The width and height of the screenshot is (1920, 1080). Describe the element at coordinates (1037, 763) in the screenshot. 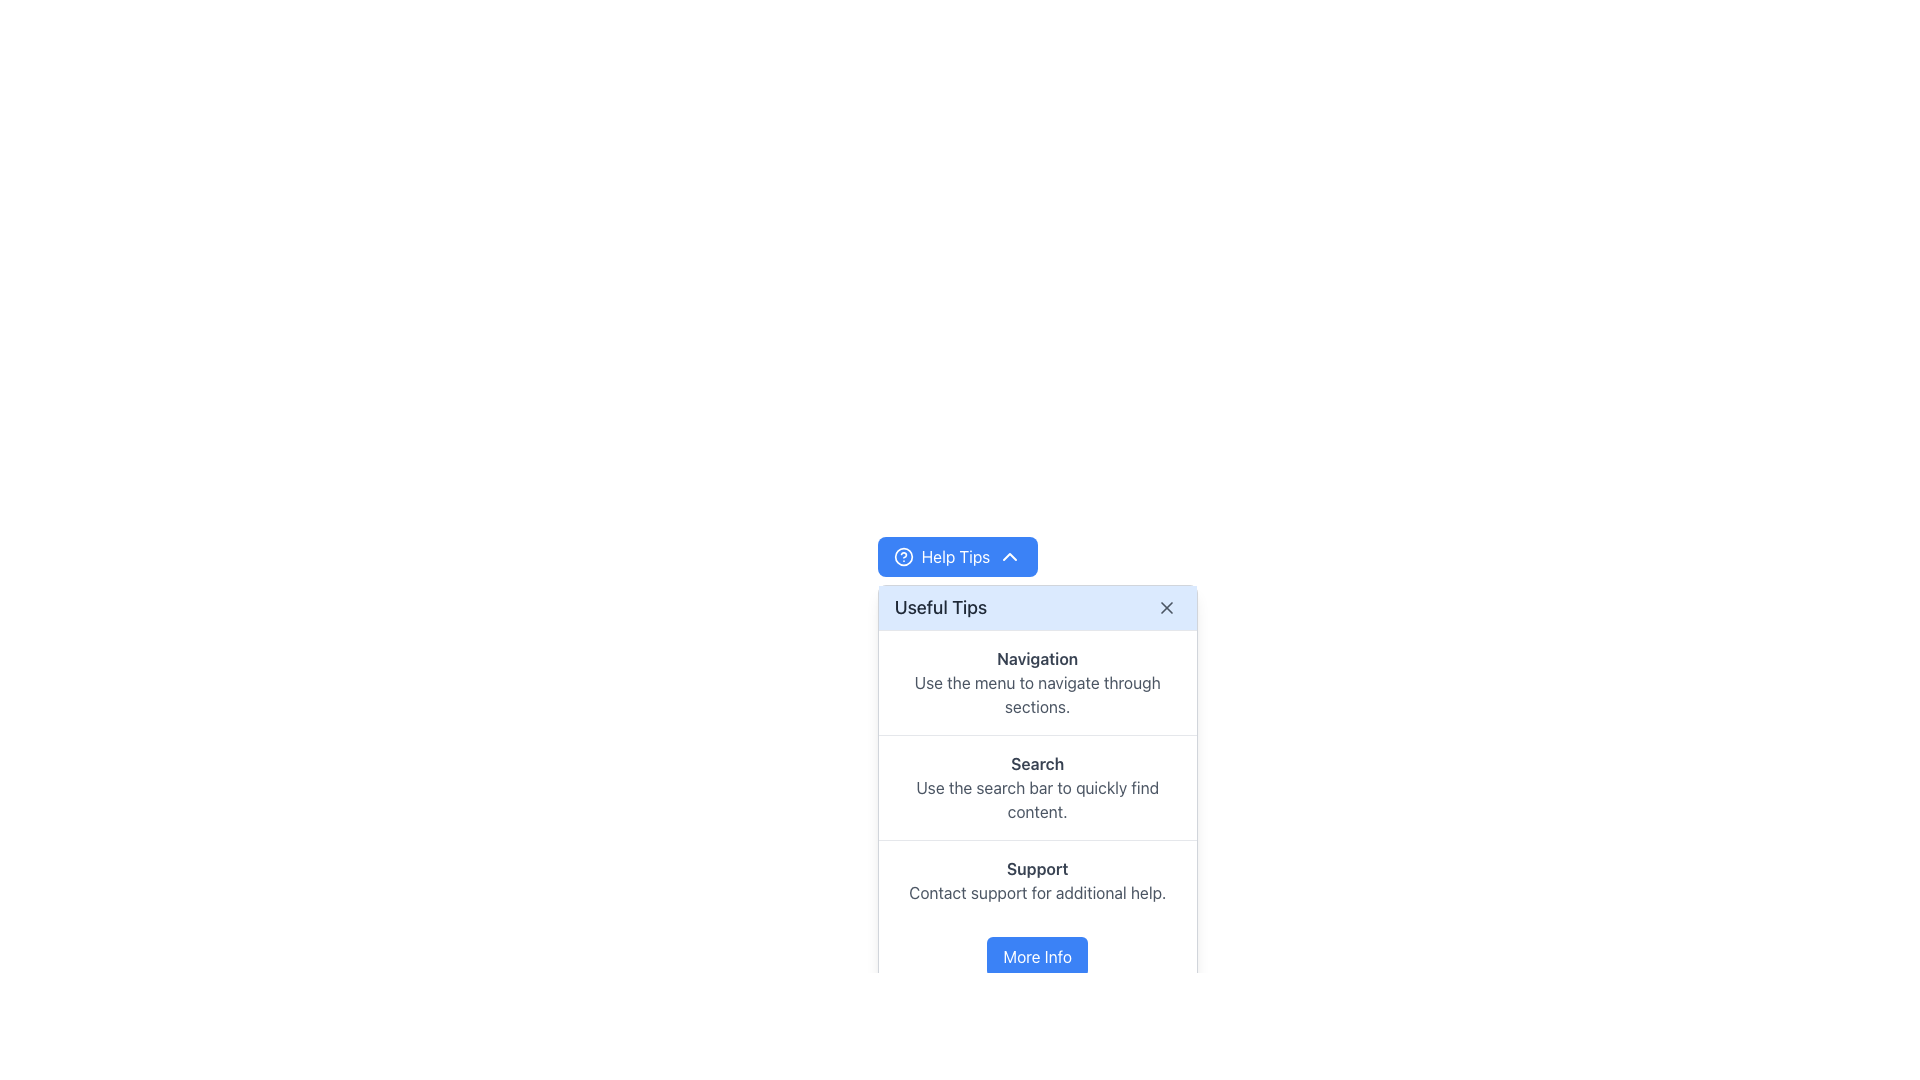

I see `the bold text label displaying 'Search' with a darker gray font, positioned above the text 'Use the search bar to quickly find content.' in the 'Useful Tips' section` at that location.